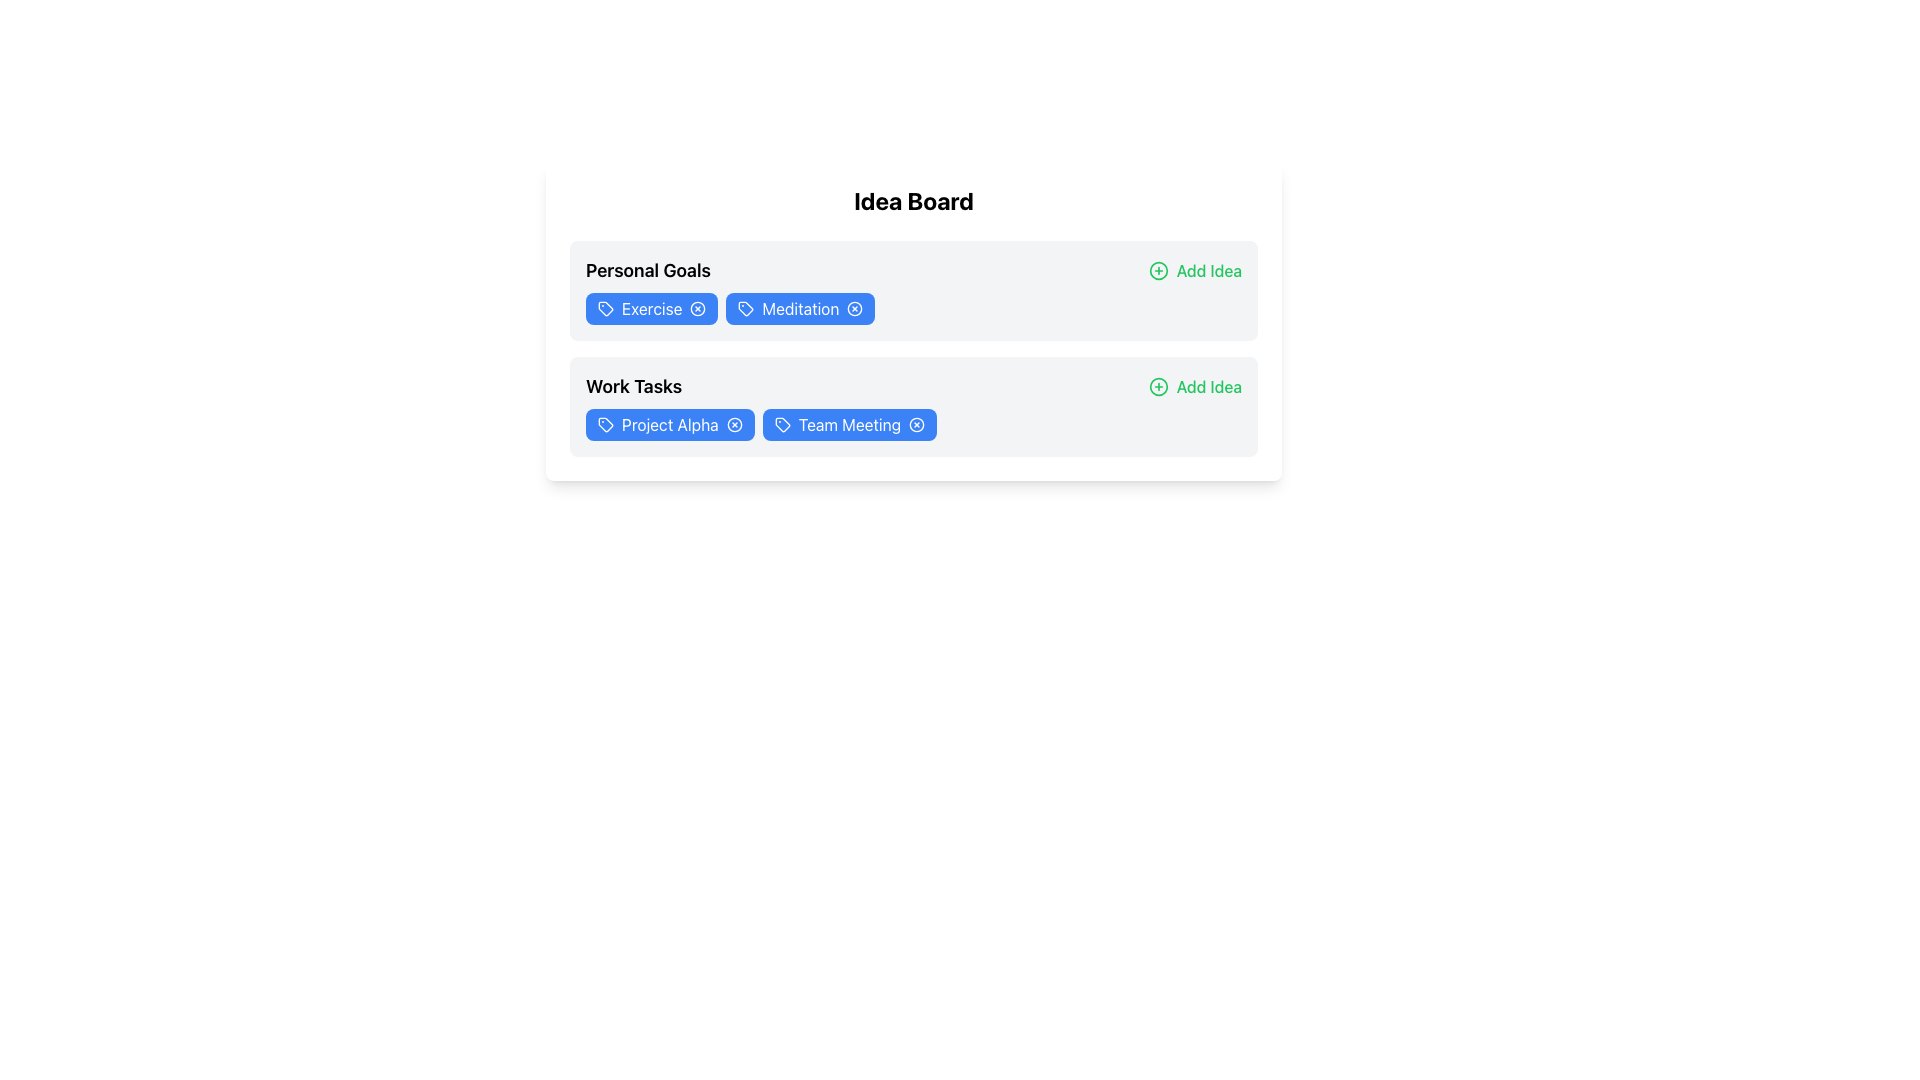  Describe the element at coordinates (698, 308) in the screenshot. I see `the blue circular graphic icon associated with the 'Exercise' tag in the 'Personal Goals' section of the 'Idea Board'` at that location.